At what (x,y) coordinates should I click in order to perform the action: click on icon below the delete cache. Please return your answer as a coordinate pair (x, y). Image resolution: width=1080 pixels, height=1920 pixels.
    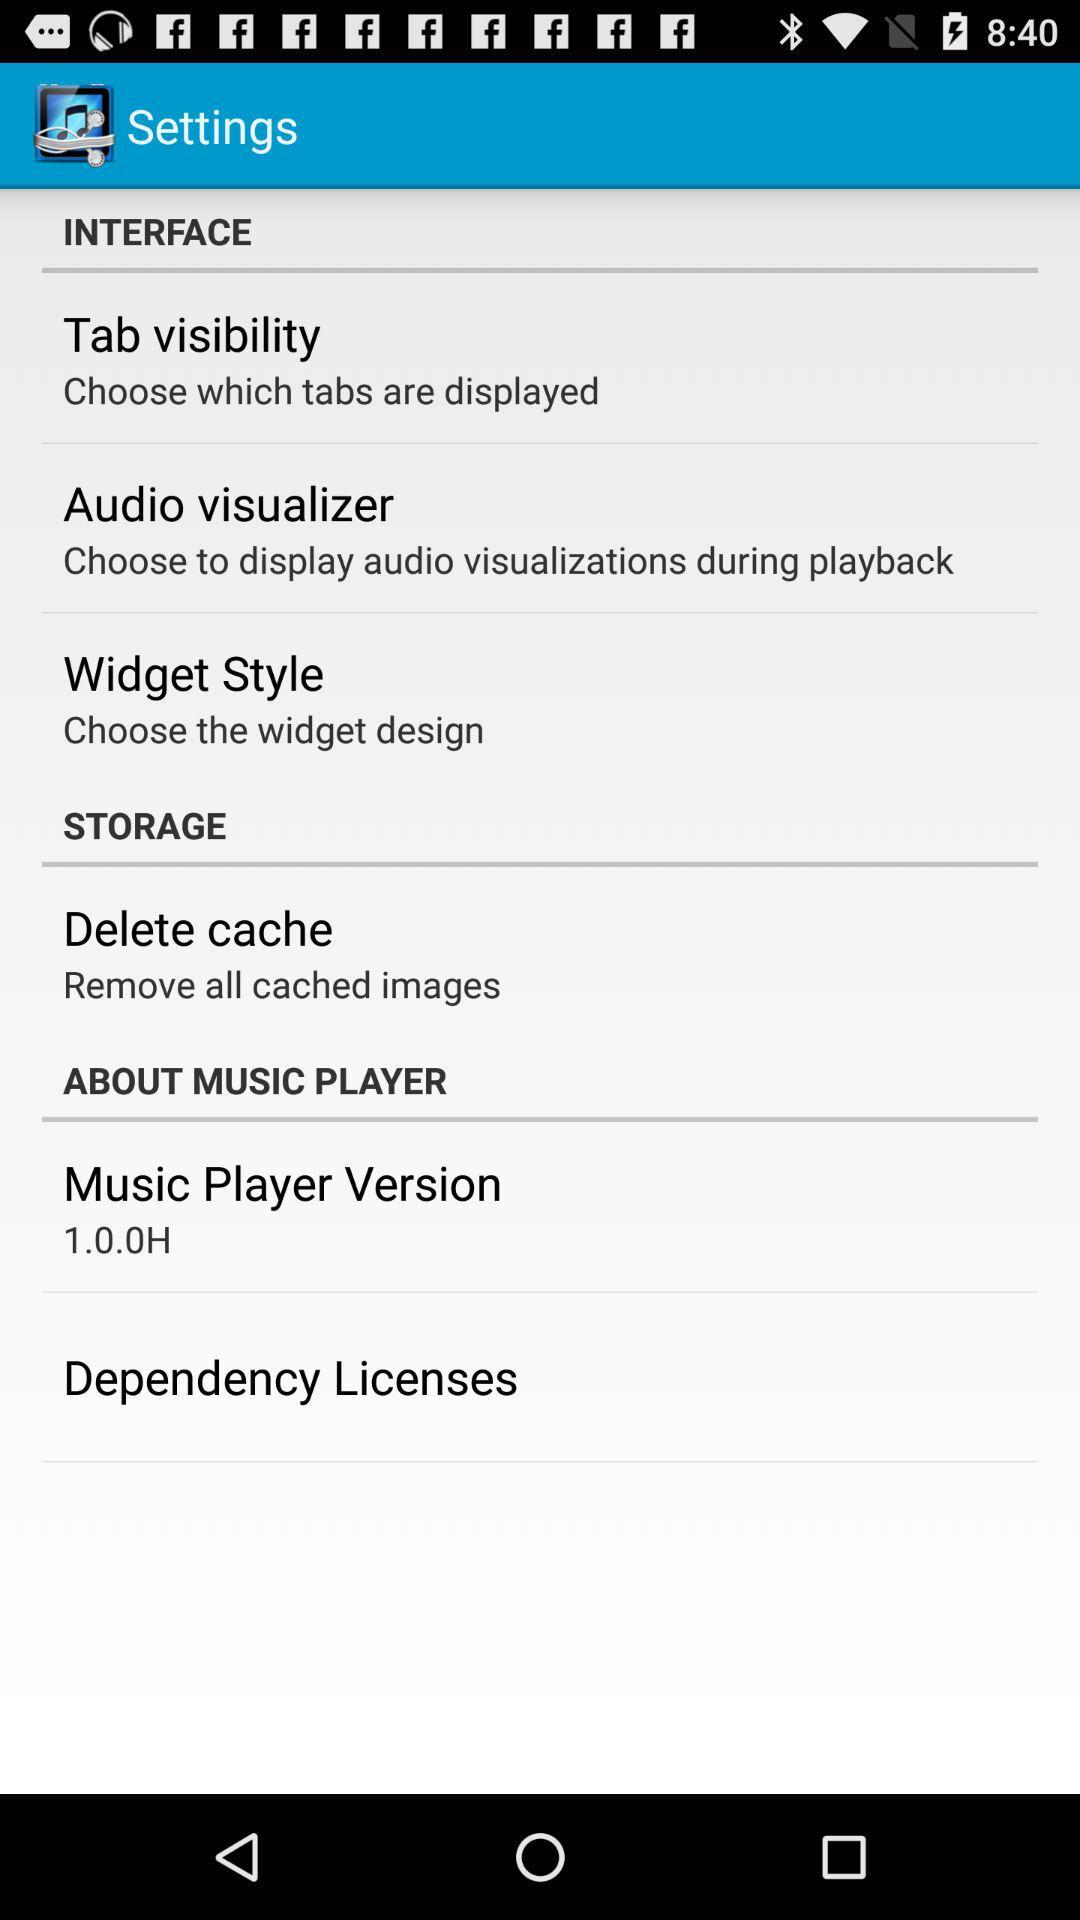
    Looking at the image, I should click on (281, 983).